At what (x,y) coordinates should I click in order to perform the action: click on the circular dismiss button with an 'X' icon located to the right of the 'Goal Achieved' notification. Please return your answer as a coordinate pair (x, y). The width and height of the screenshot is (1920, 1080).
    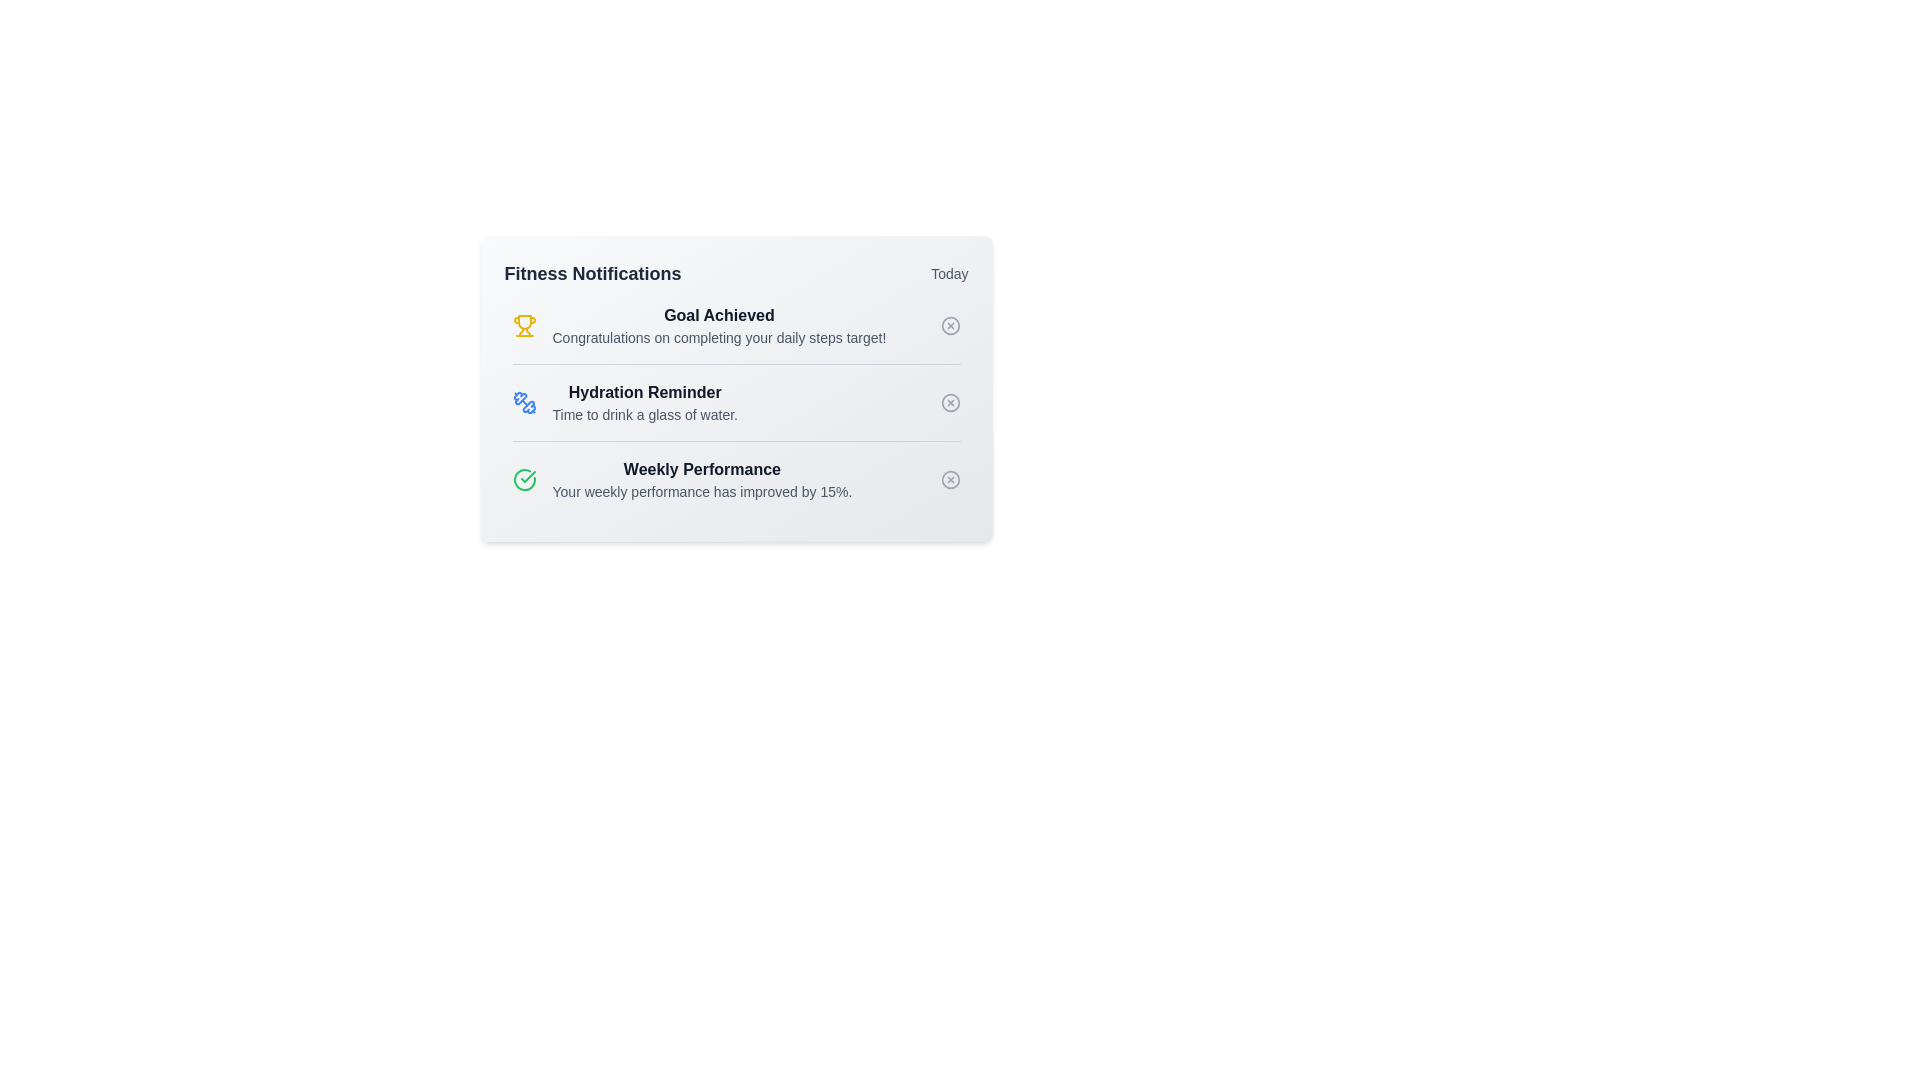
    Looking at the image, I should click on (949, 325).